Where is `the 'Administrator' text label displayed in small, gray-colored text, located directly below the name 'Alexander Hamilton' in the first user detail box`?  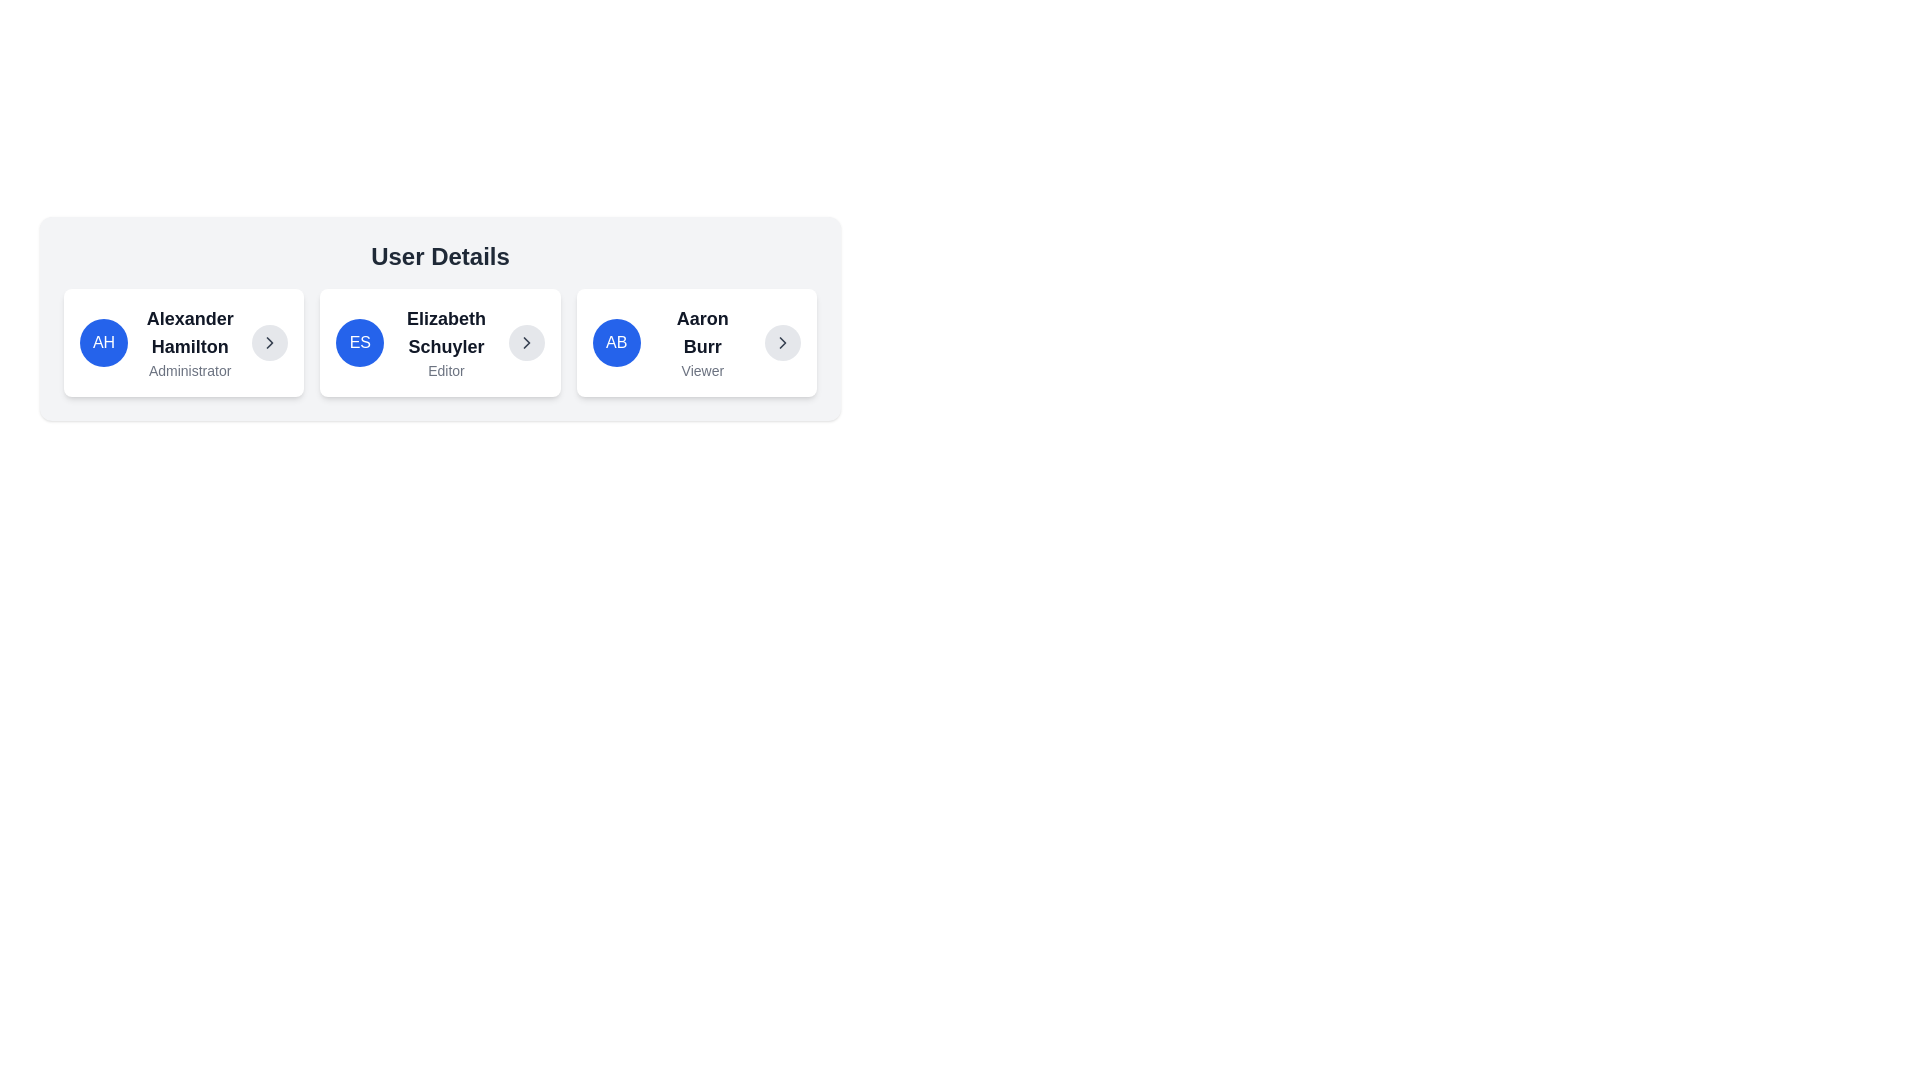
the 'Administrator' text label displayed in small, gray-colored text, located directly below the name 'Alexander Hamilton' in the first user detail box is located at coordinates (190, 370).